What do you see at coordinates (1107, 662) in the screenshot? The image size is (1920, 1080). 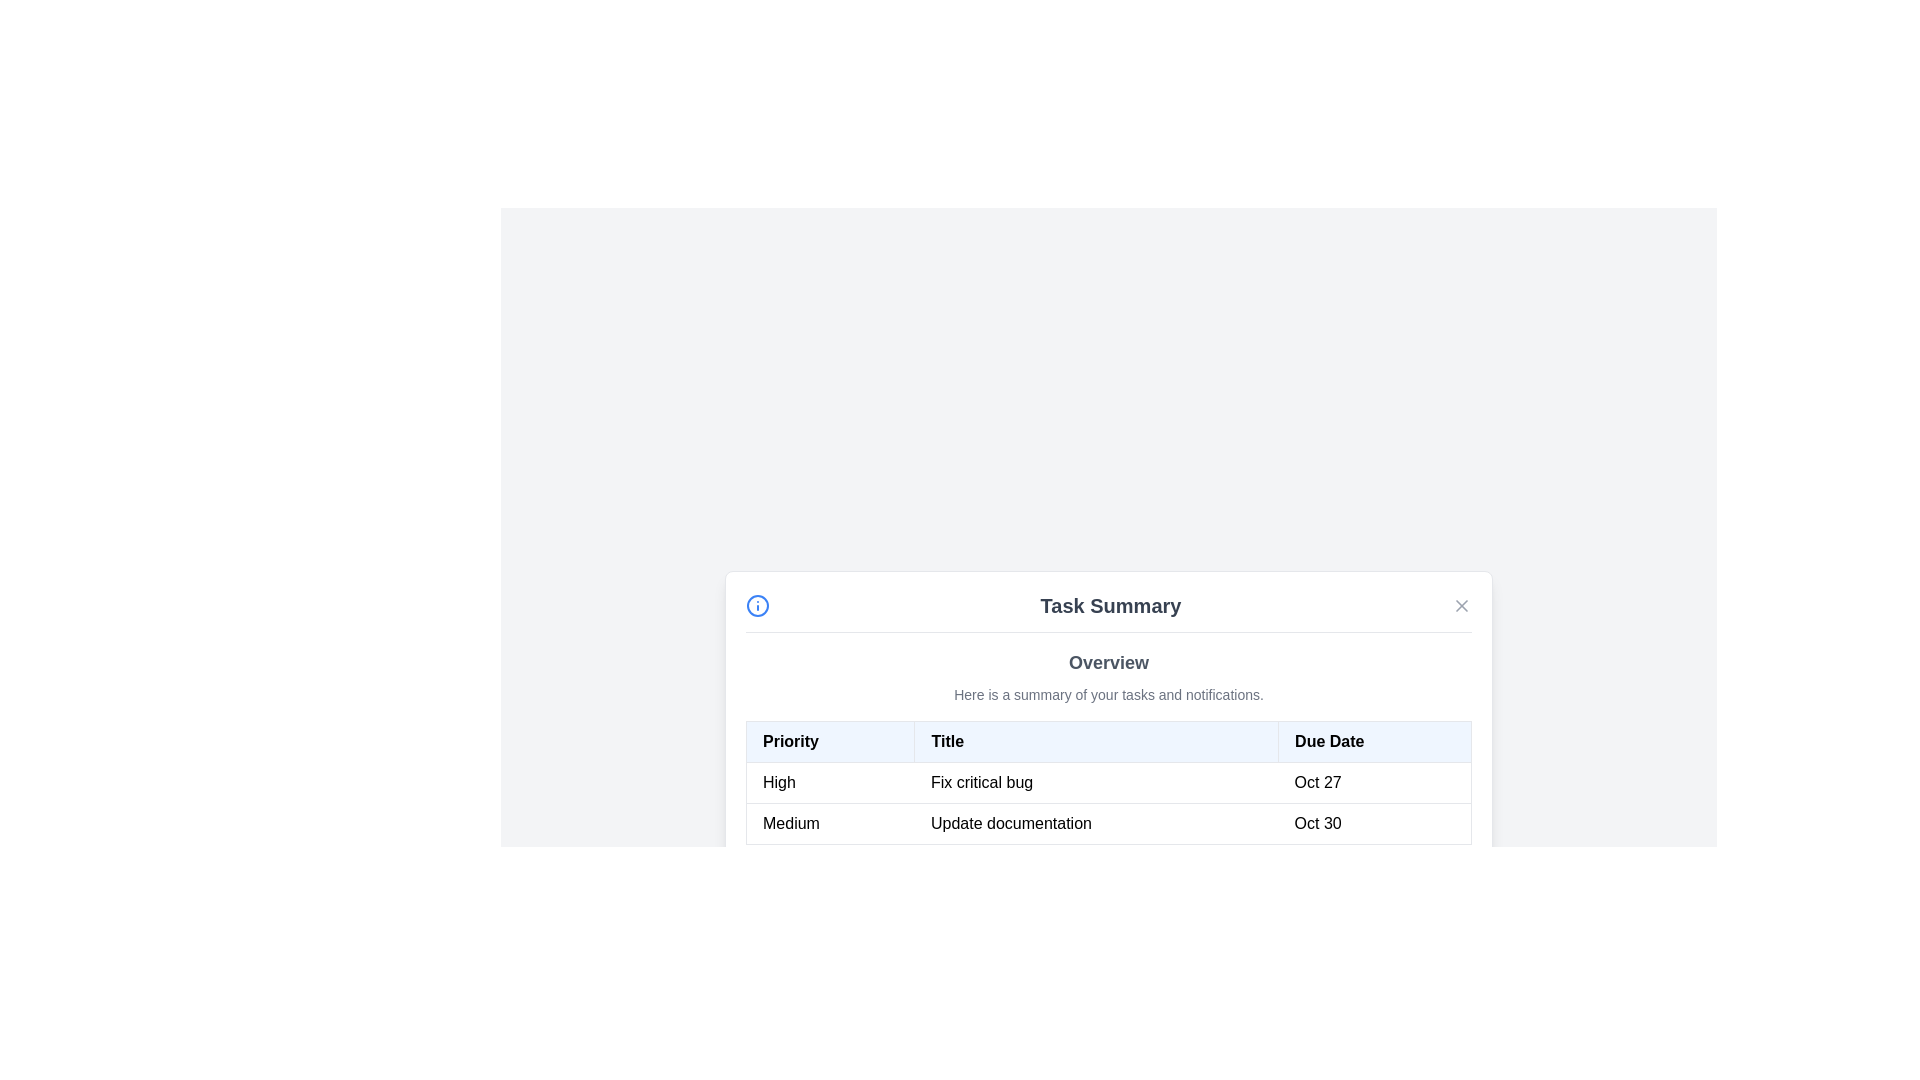 I see `the bolded text label reading 'Overview', which is styled in dark gray and serves as a section header in the task summary interface` at bounding box center [1107, 662].